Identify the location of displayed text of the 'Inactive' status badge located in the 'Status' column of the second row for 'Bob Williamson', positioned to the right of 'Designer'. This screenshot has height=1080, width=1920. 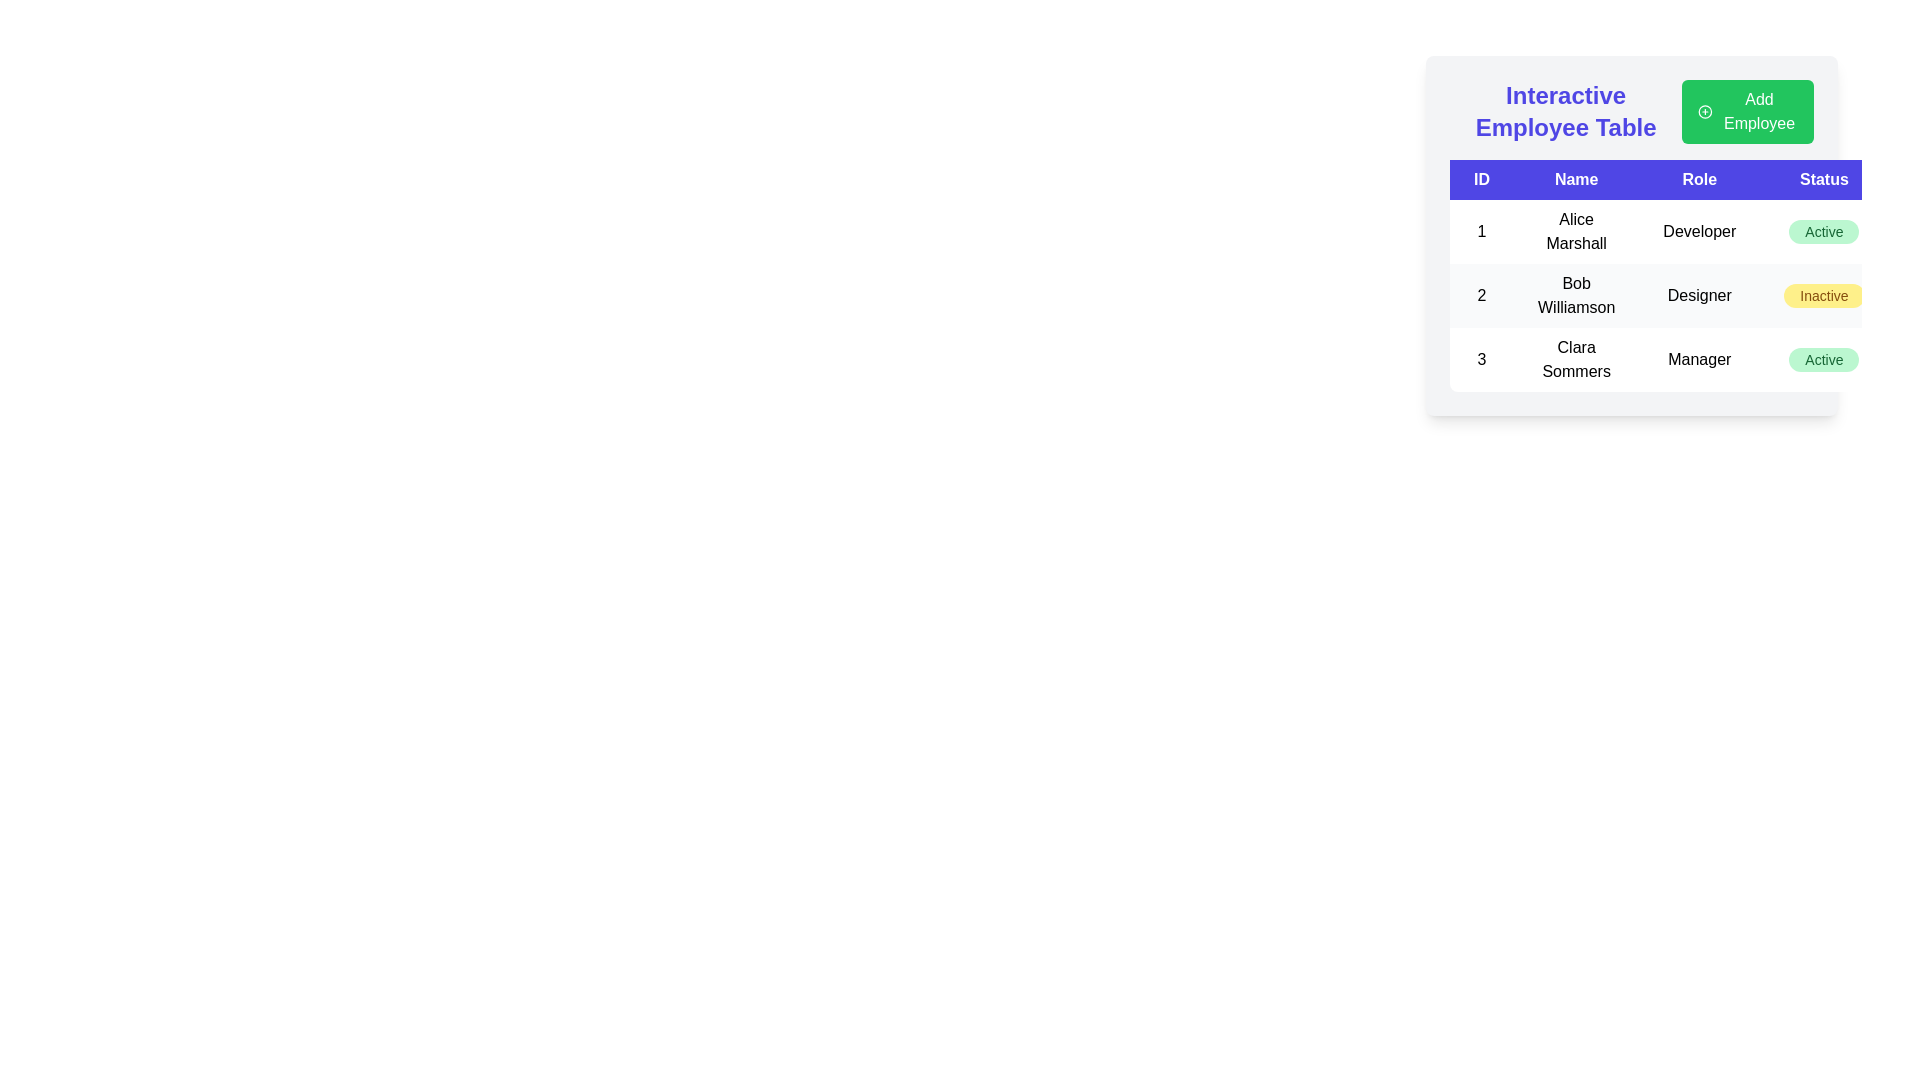
(1824, 296).